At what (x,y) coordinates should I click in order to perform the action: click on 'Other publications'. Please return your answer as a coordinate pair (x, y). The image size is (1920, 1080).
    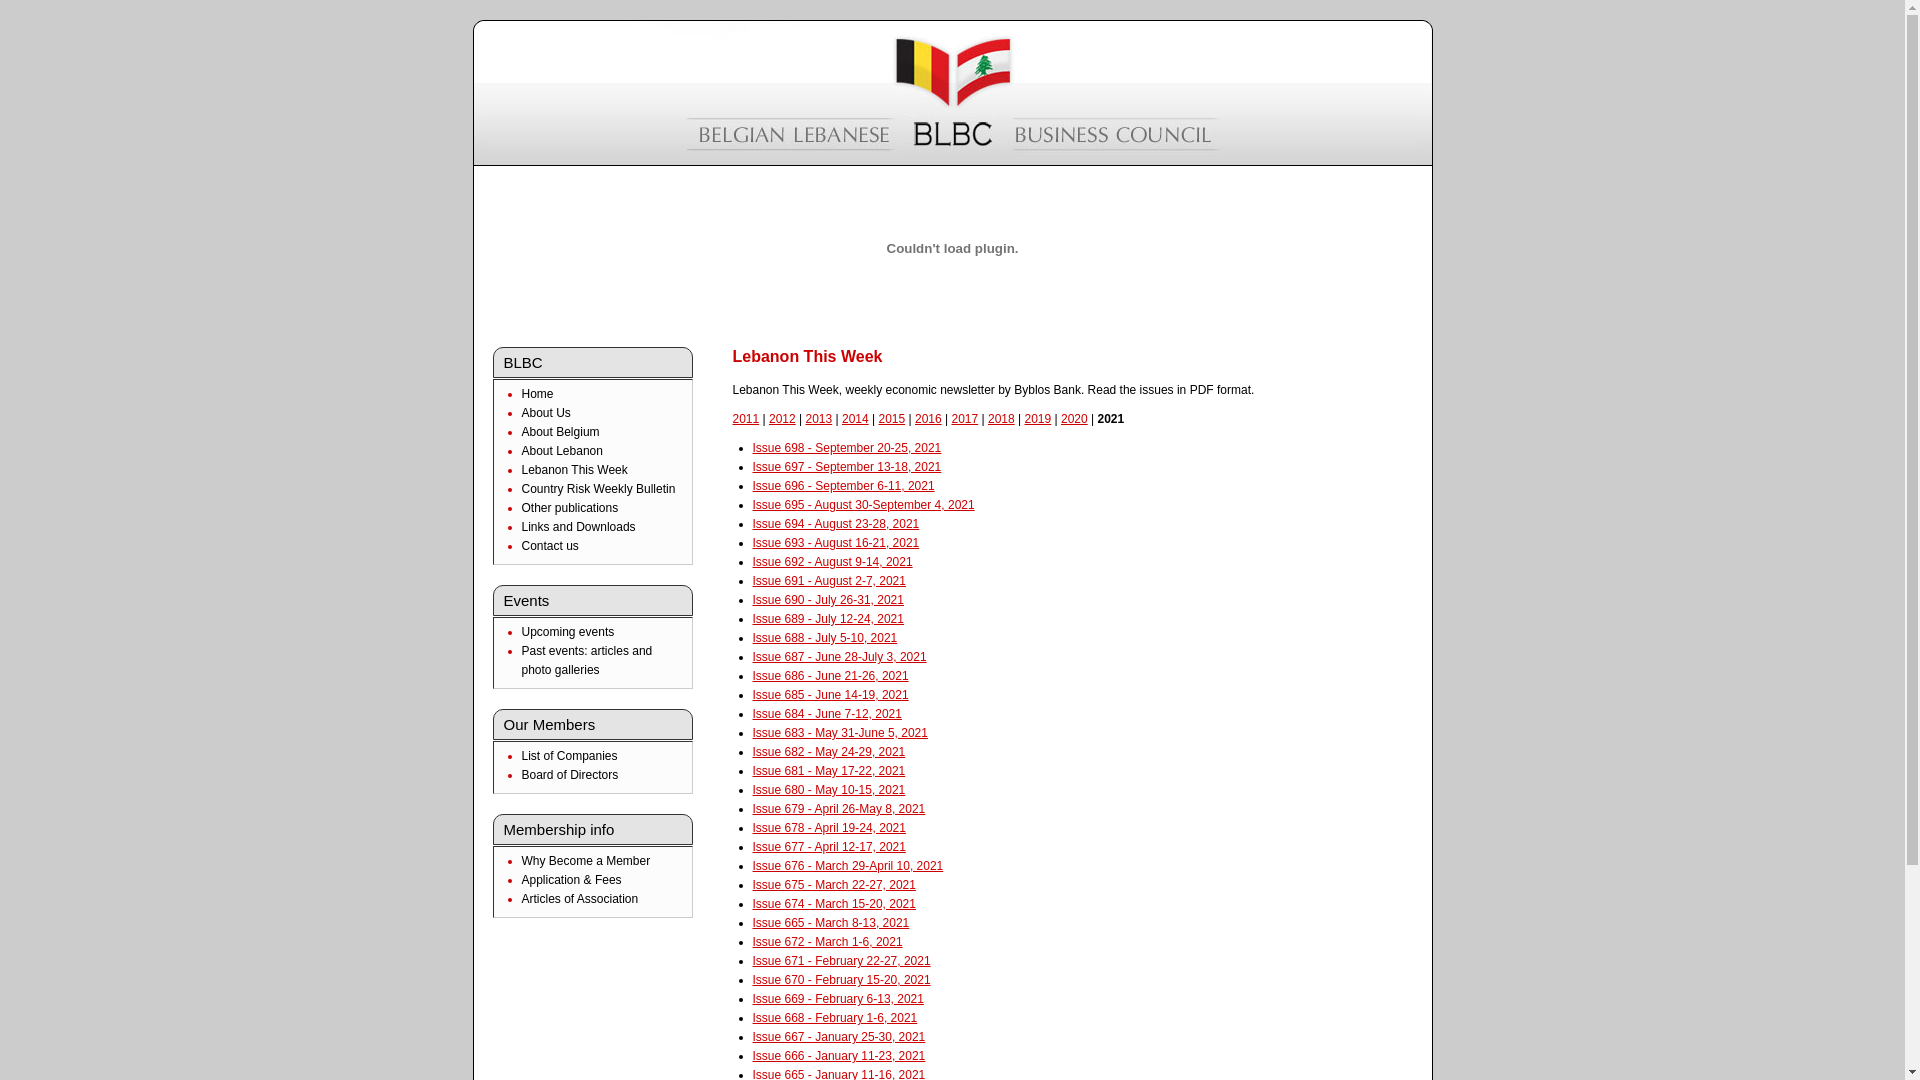
    Looking at the image, I should click on (569, 507).